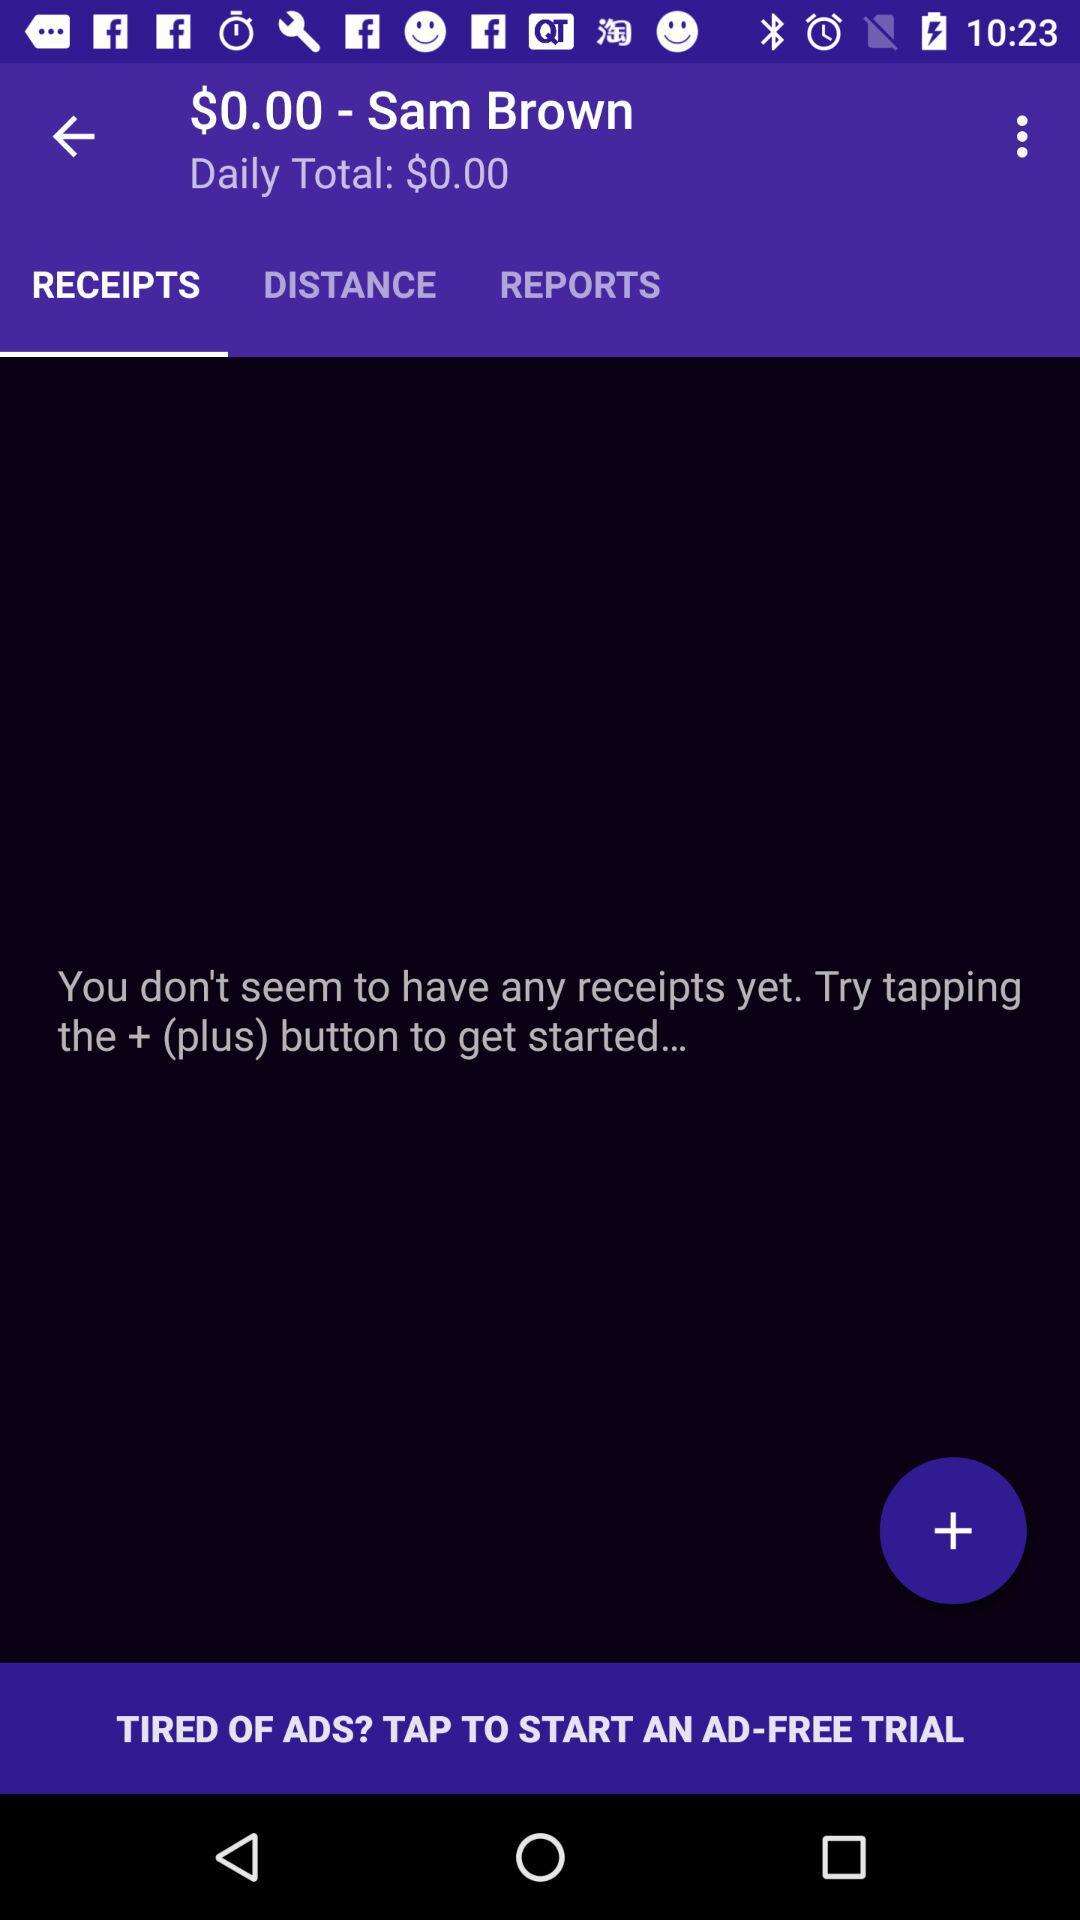 The width and height of the screenshot is (1080, 1920). What do you see at coordinates (540, 1009) in the screenshot?
I see `receipts` at bounding box center [540, 1009].